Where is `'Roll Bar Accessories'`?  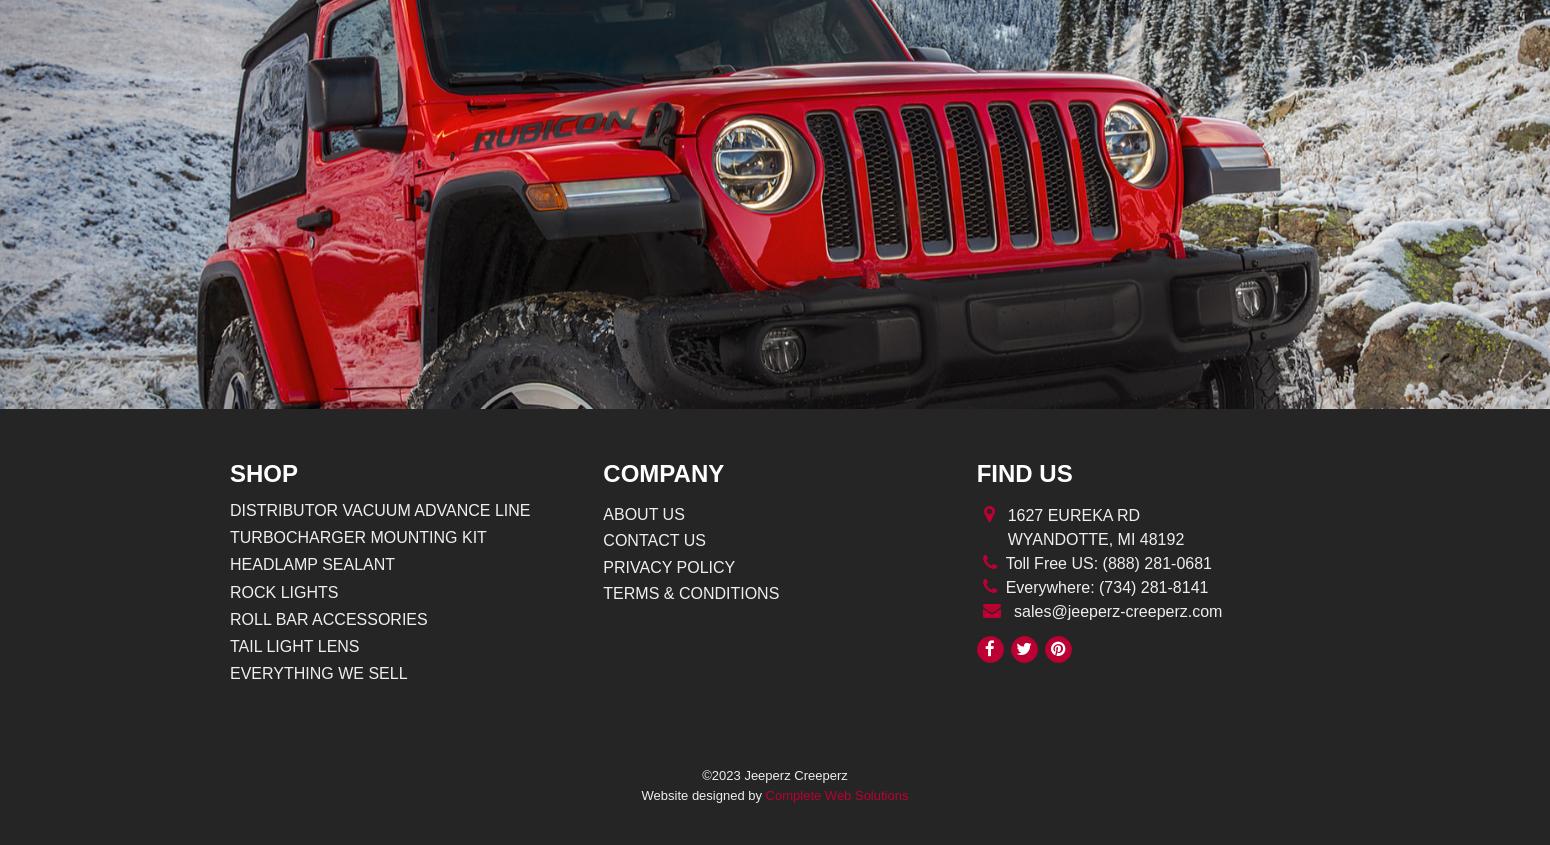 'Roll Bar Accessories' is located at coordinates (229, 618).